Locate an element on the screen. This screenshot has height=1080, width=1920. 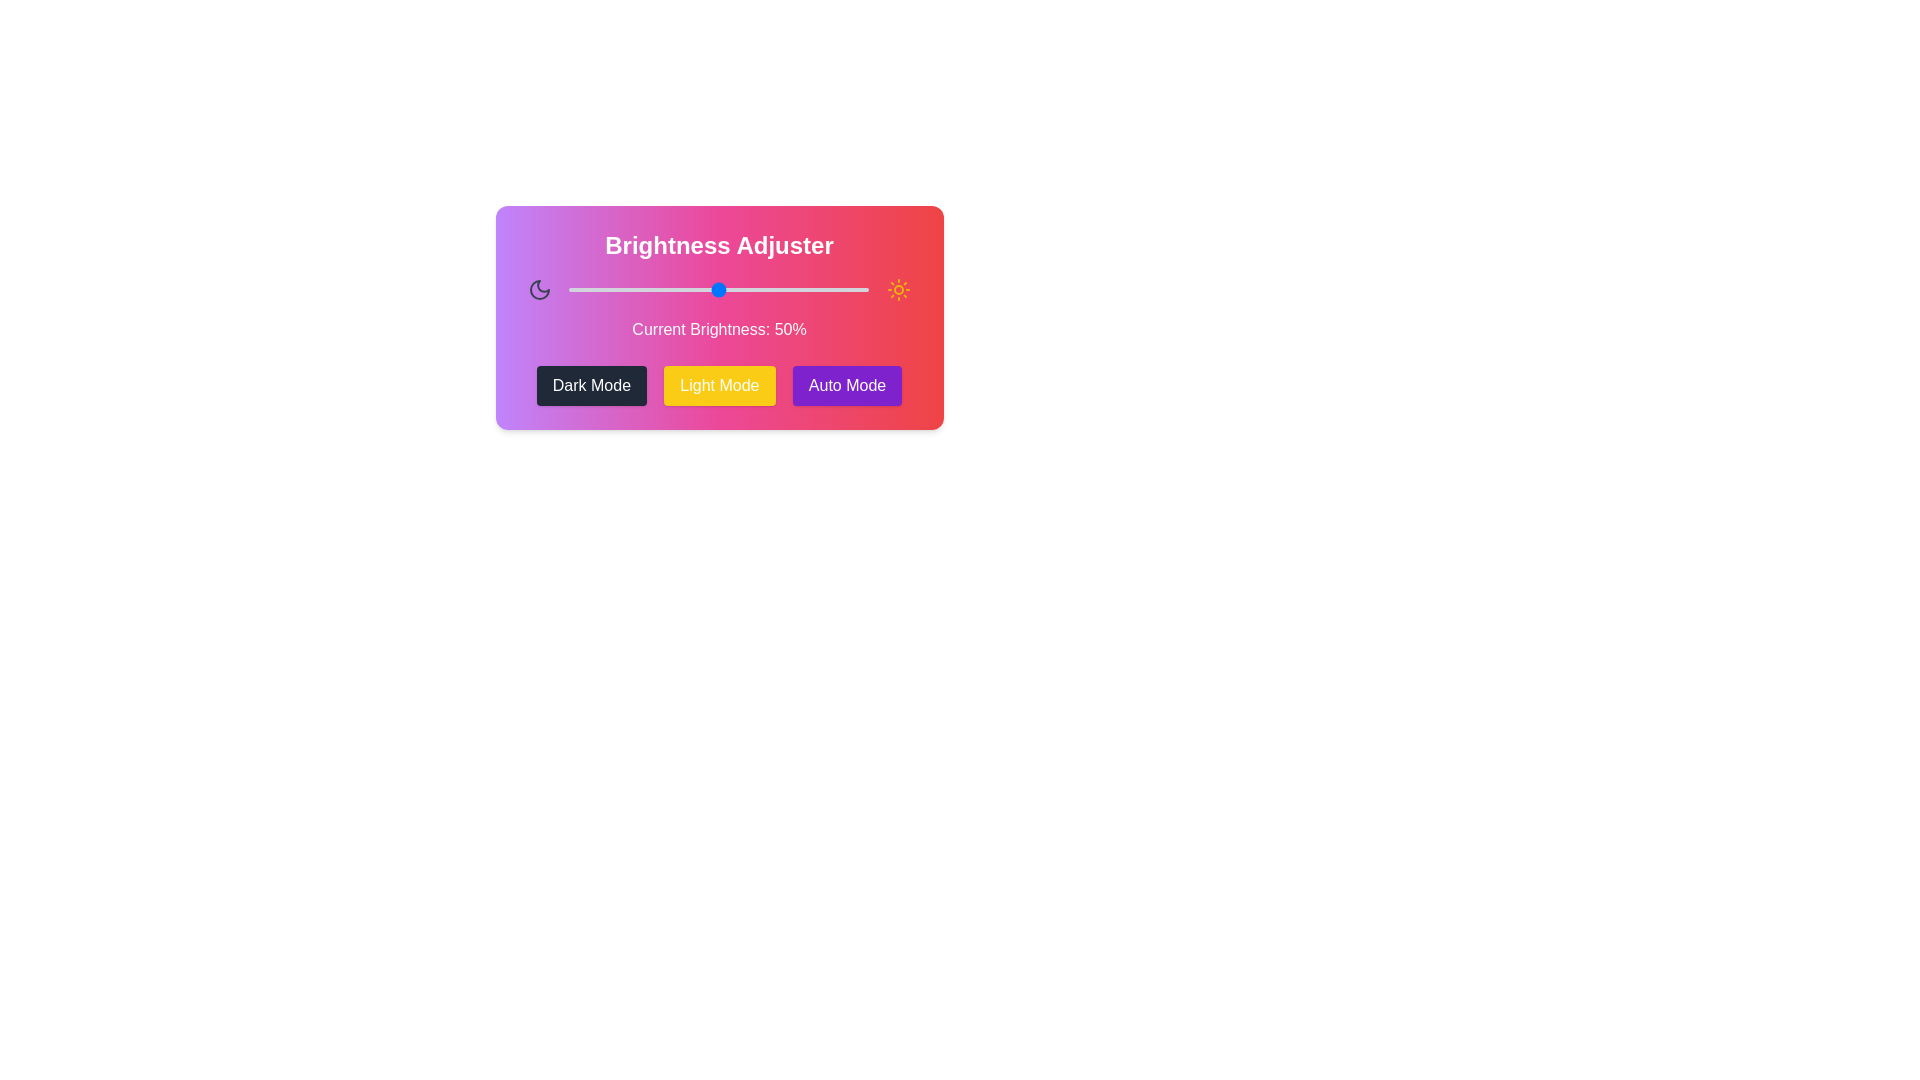
the 'Light Mode' button is located at coordinates (720, 385).